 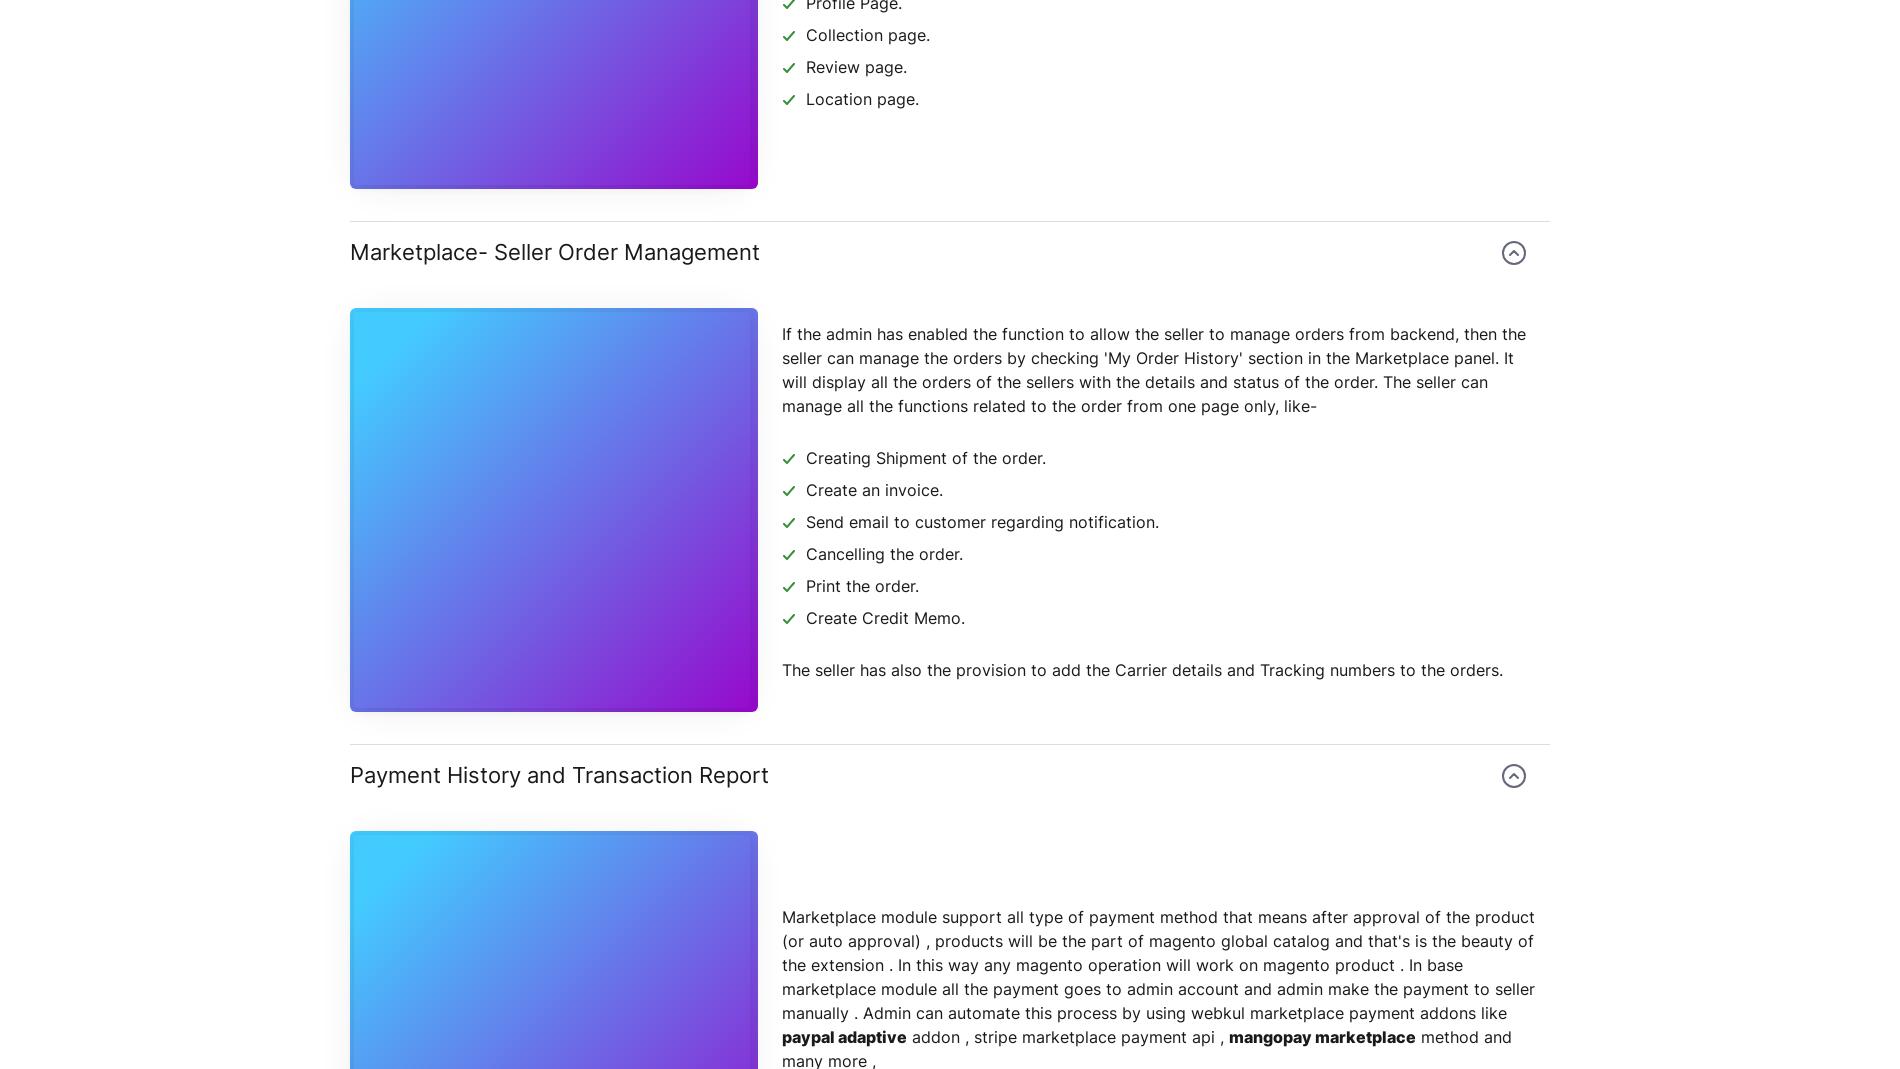 I want to click on 'The seller has also the provision to add the Carrier details and Tracking numbers to the orders.', so click(x=1142, y=669).